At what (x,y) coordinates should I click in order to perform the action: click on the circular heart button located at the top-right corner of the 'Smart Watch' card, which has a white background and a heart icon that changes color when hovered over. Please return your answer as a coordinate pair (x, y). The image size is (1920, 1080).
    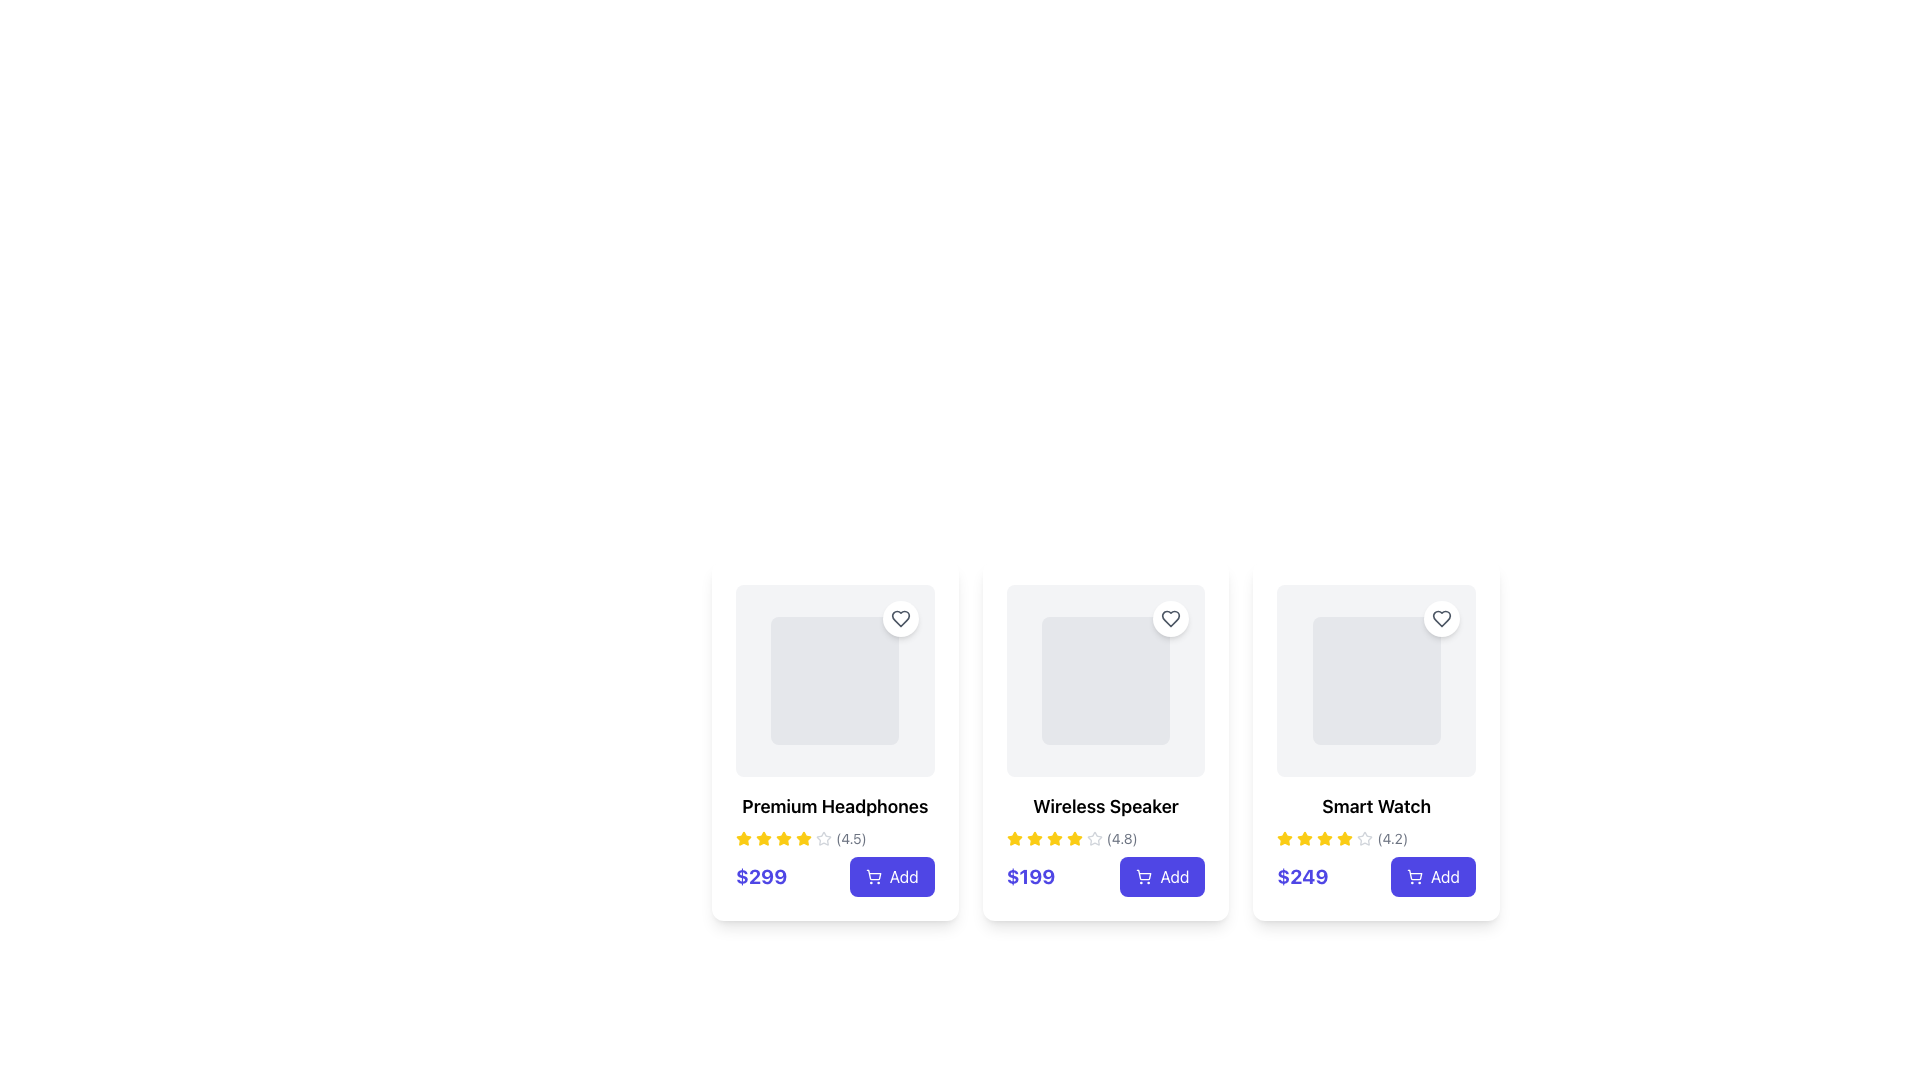
    Looking at the image, I should click on (1441, 617).